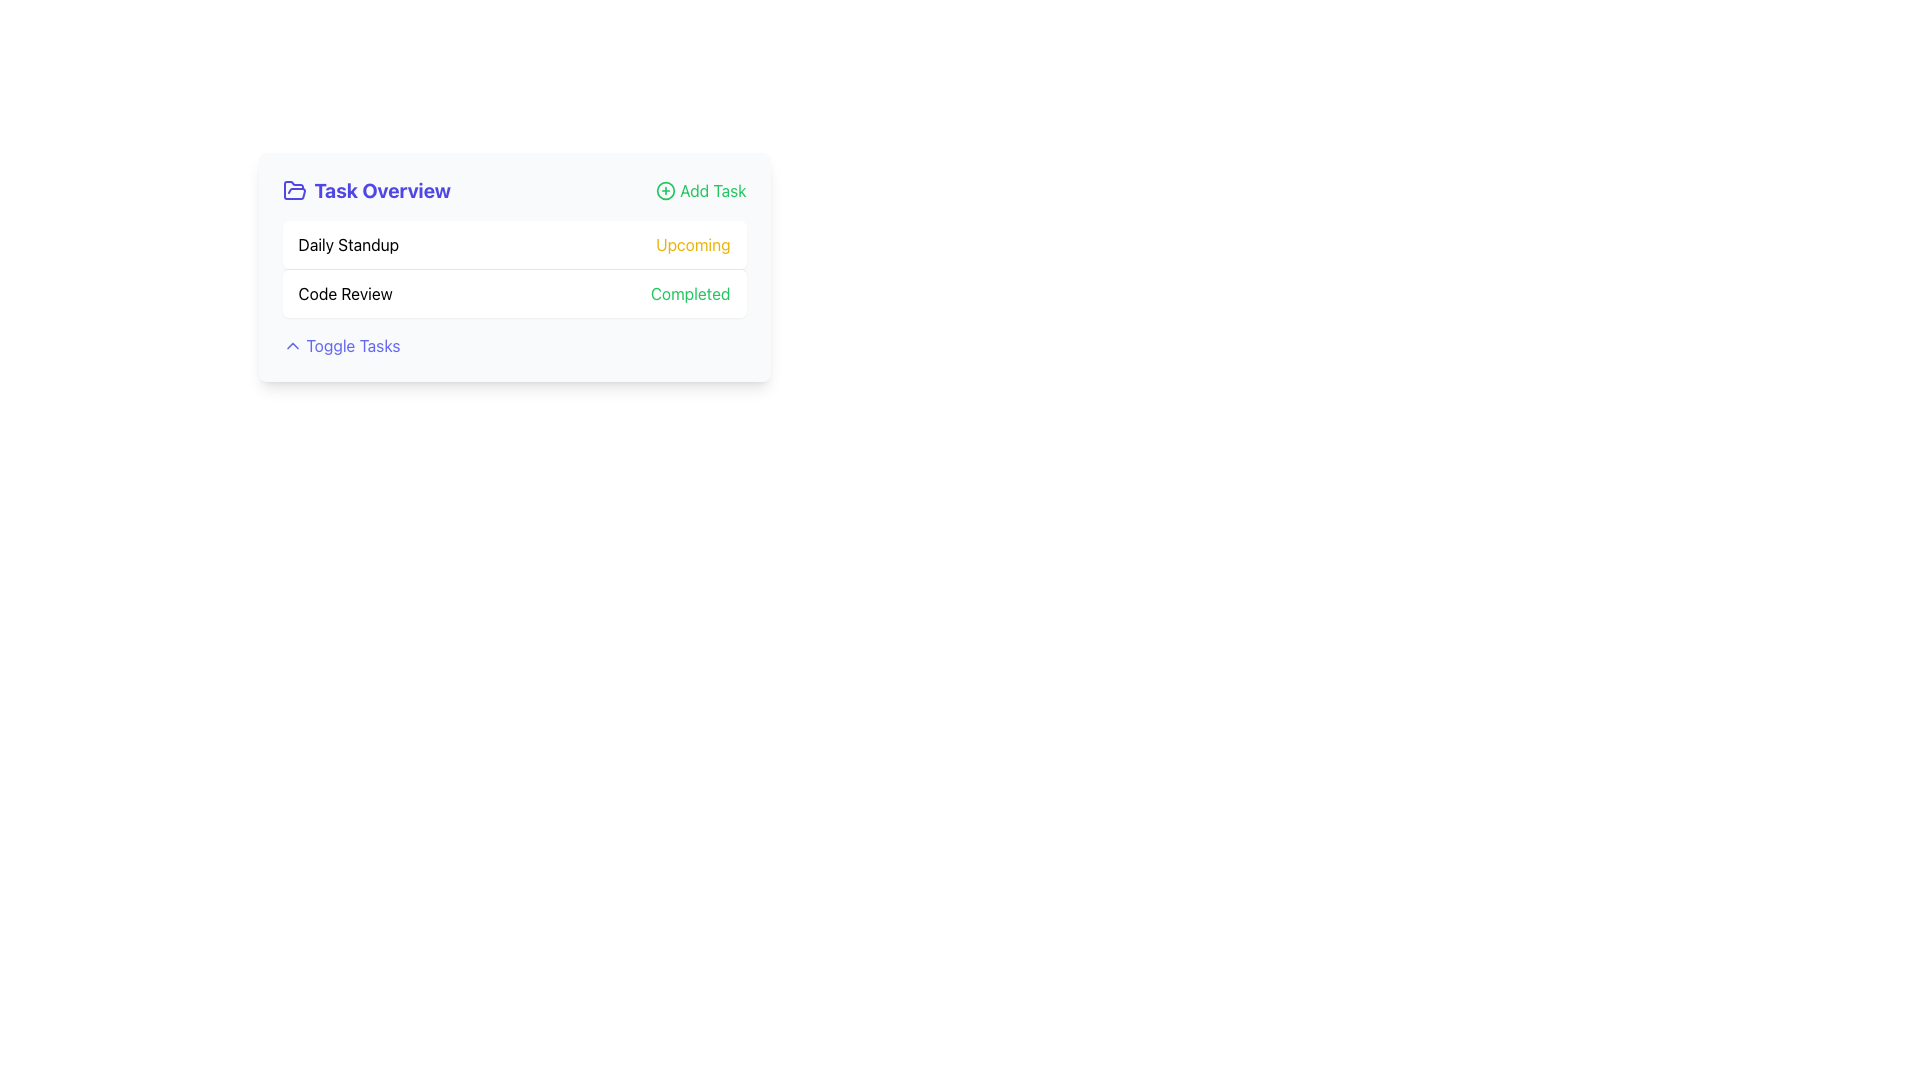 This screenshot has width=1920, height=1080. Describe the element at coordinates (514, 293) in the screenshot. I see `the Row item in the task list titled 'Code Review' with the status 'Completed' for accessibility purposes` at that location.